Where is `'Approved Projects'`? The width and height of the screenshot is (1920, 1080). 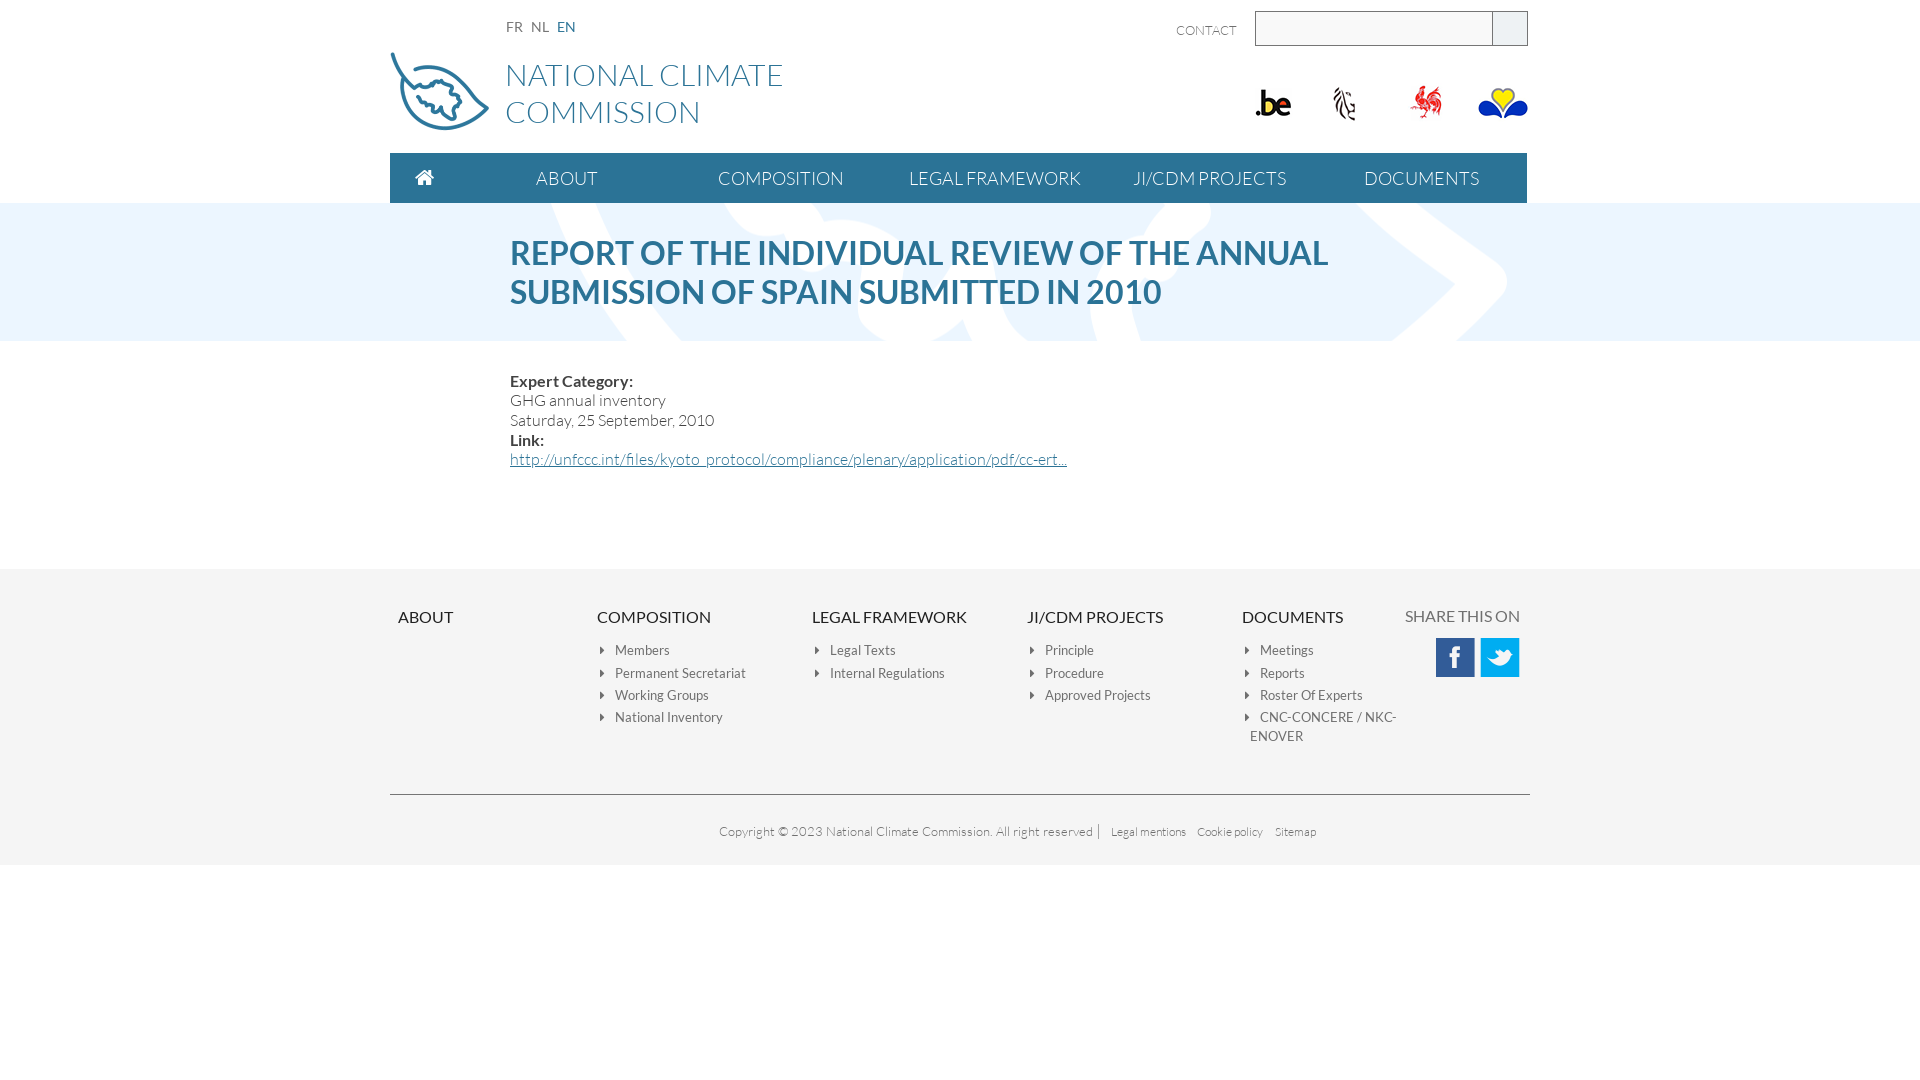 'Approved Projects' is located at coordinates (1089, 693).